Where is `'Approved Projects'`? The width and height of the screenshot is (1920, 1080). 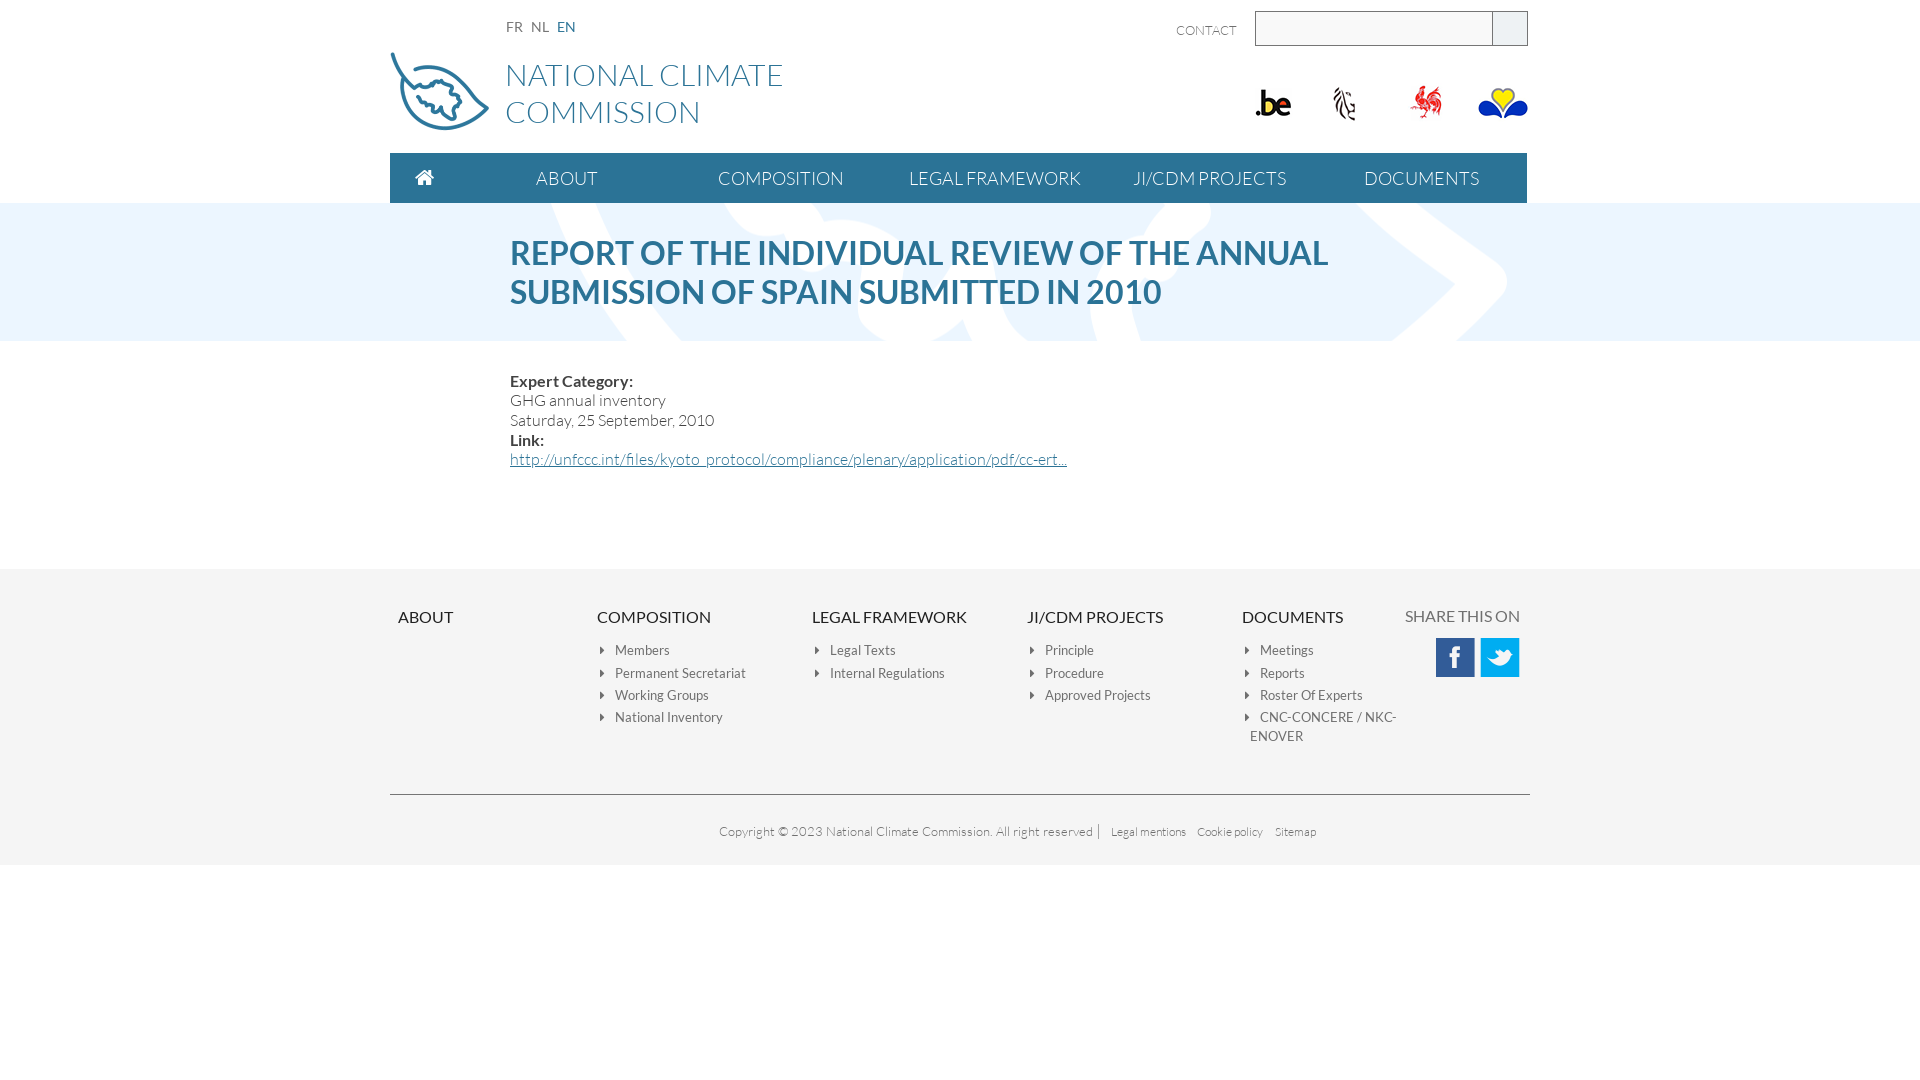 'Approved Projects' is located at coordinates (1089, 693).